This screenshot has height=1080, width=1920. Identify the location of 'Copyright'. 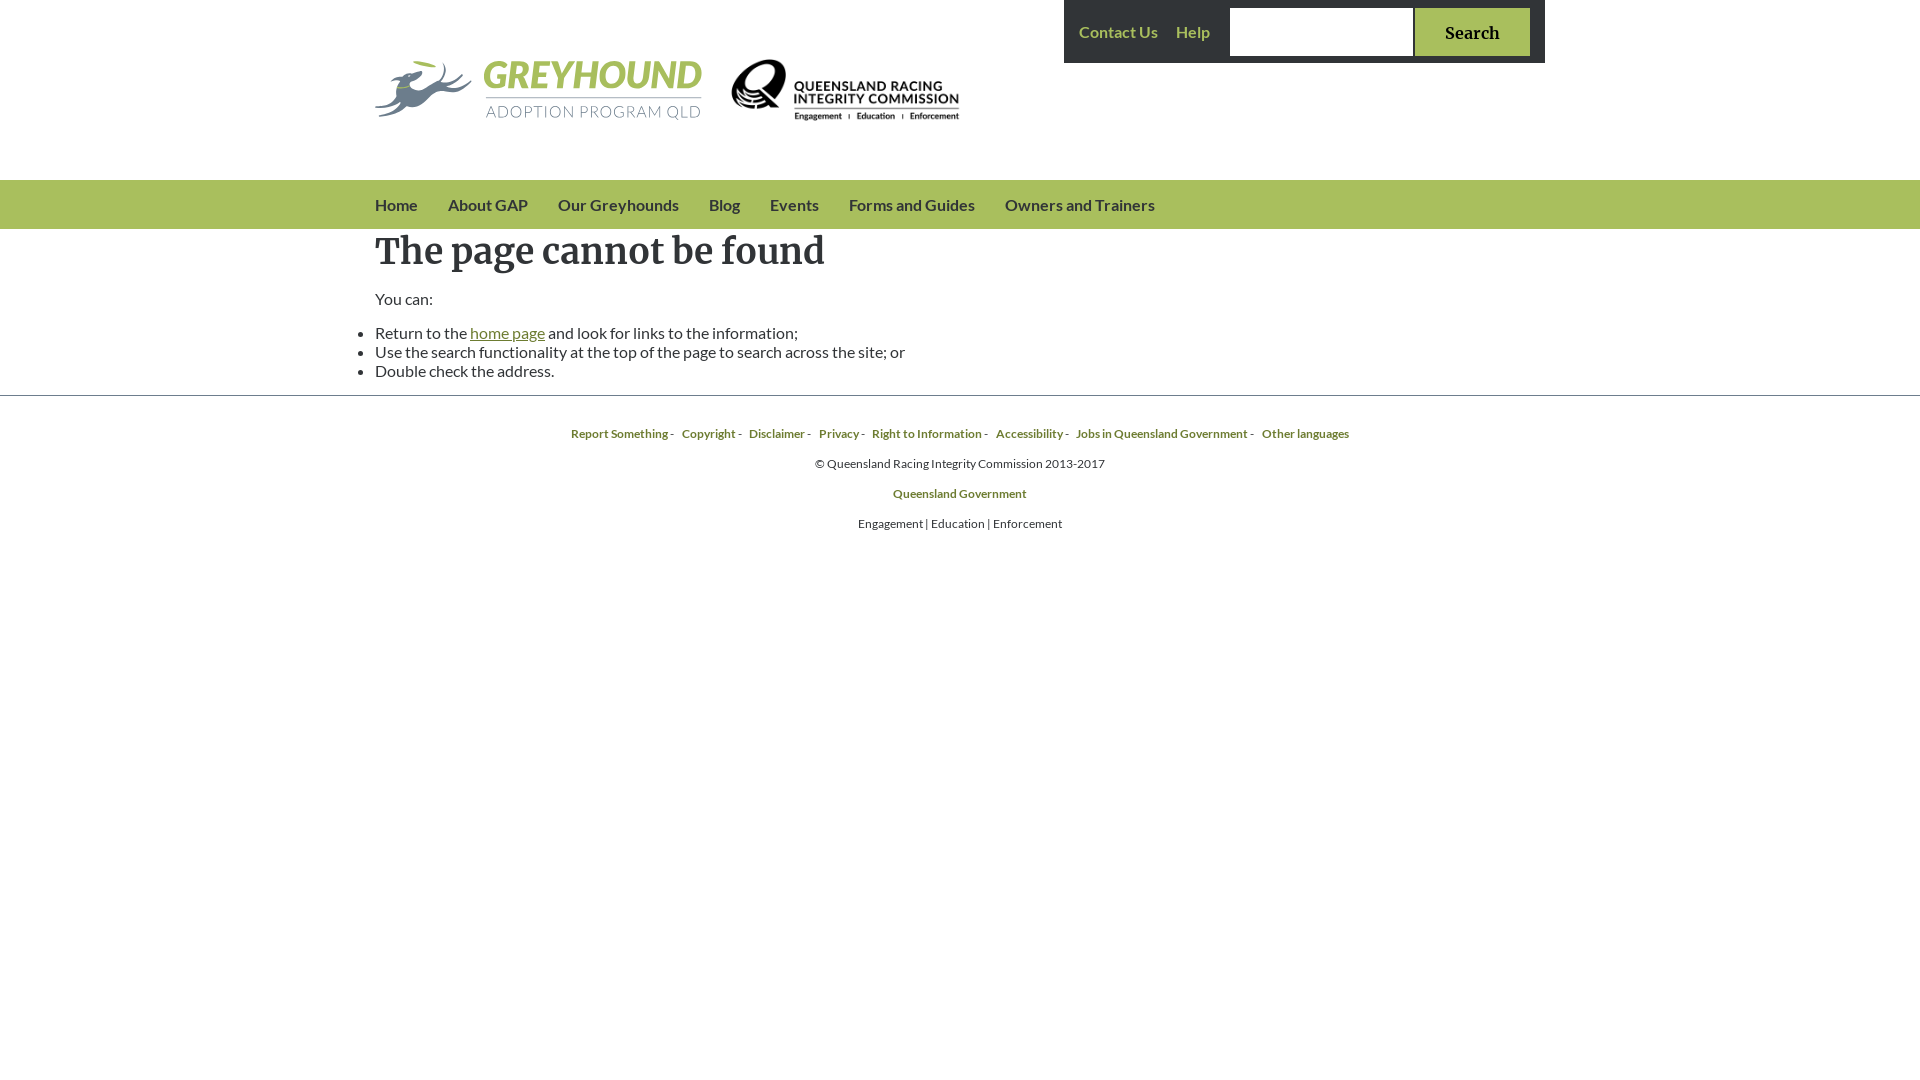
(709, 432).